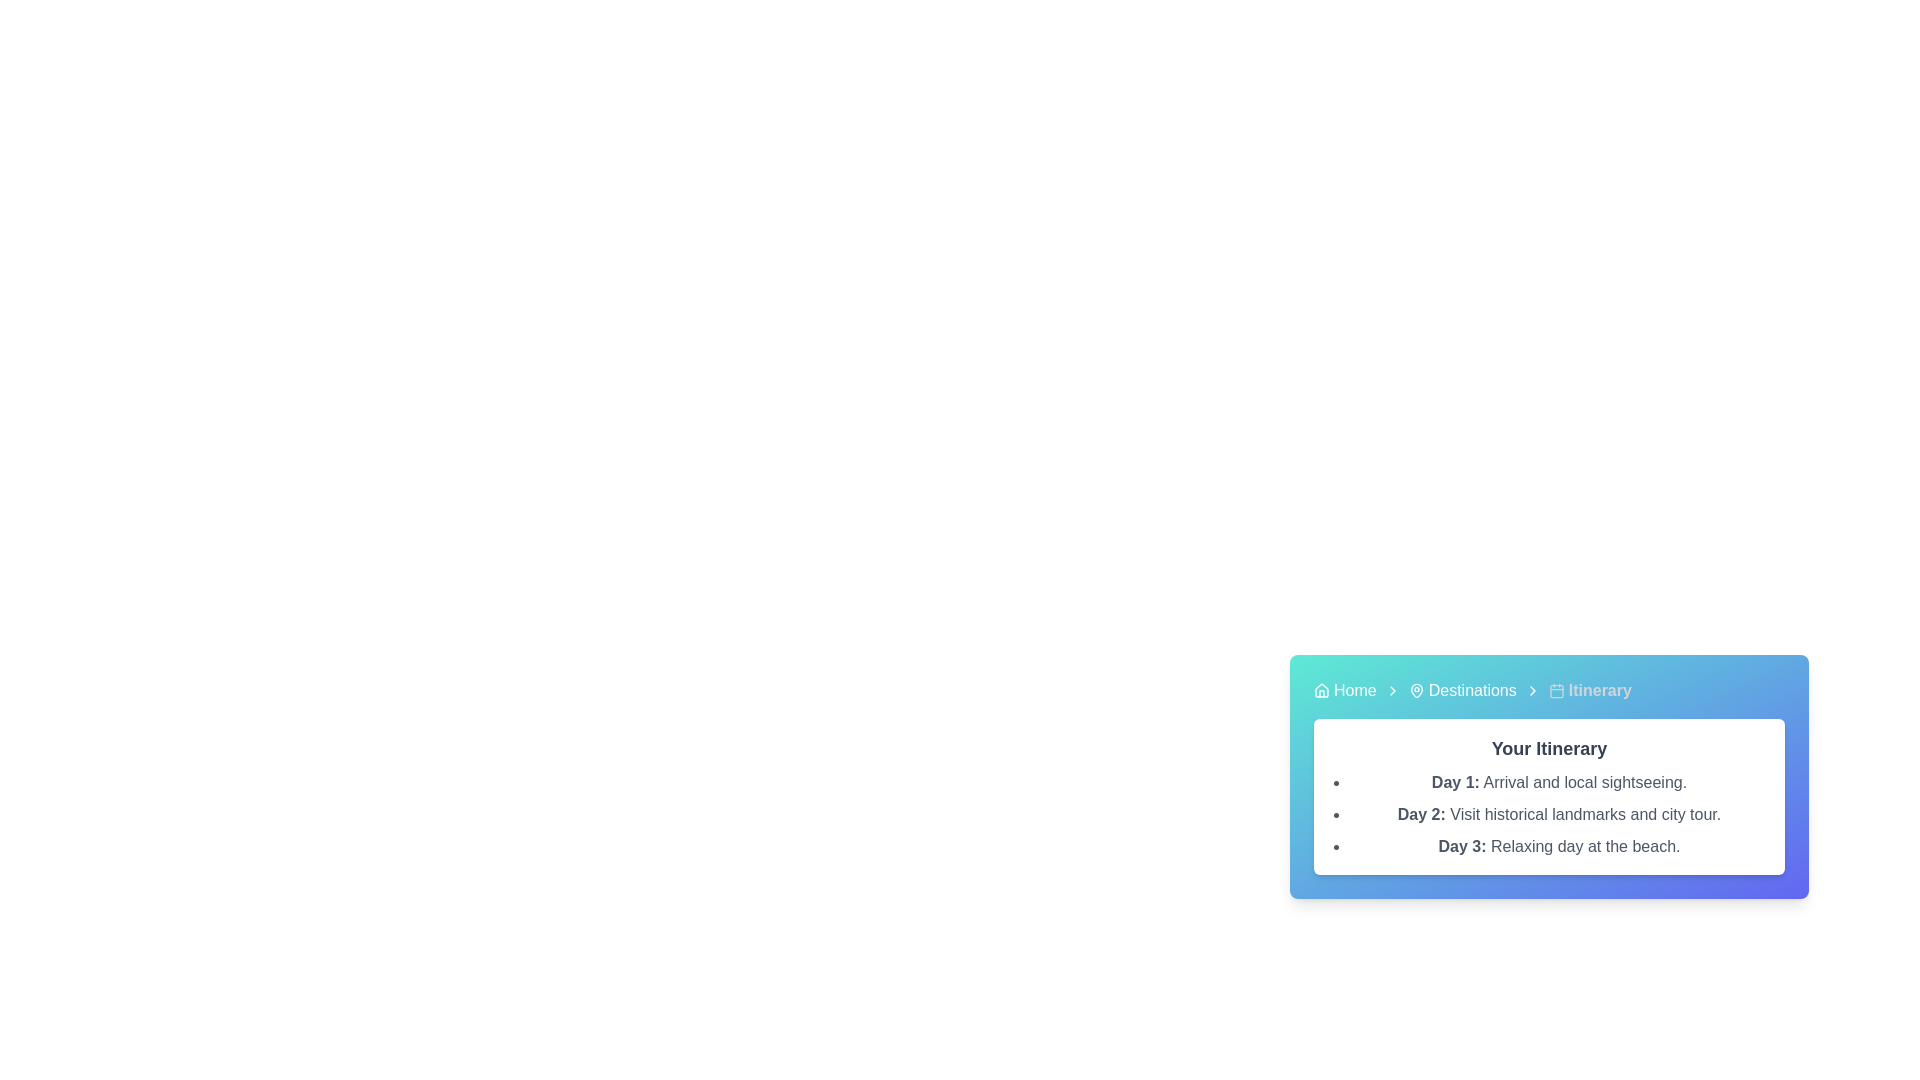  Describe the element at coordinates (1558, 847) in the screenshot. I see `informational text element describing the planned itinerary for Day 3, which details a relaxing day at the beach, located as the third entry in the bulleted list under 'Your Itinerary.'` at that location.